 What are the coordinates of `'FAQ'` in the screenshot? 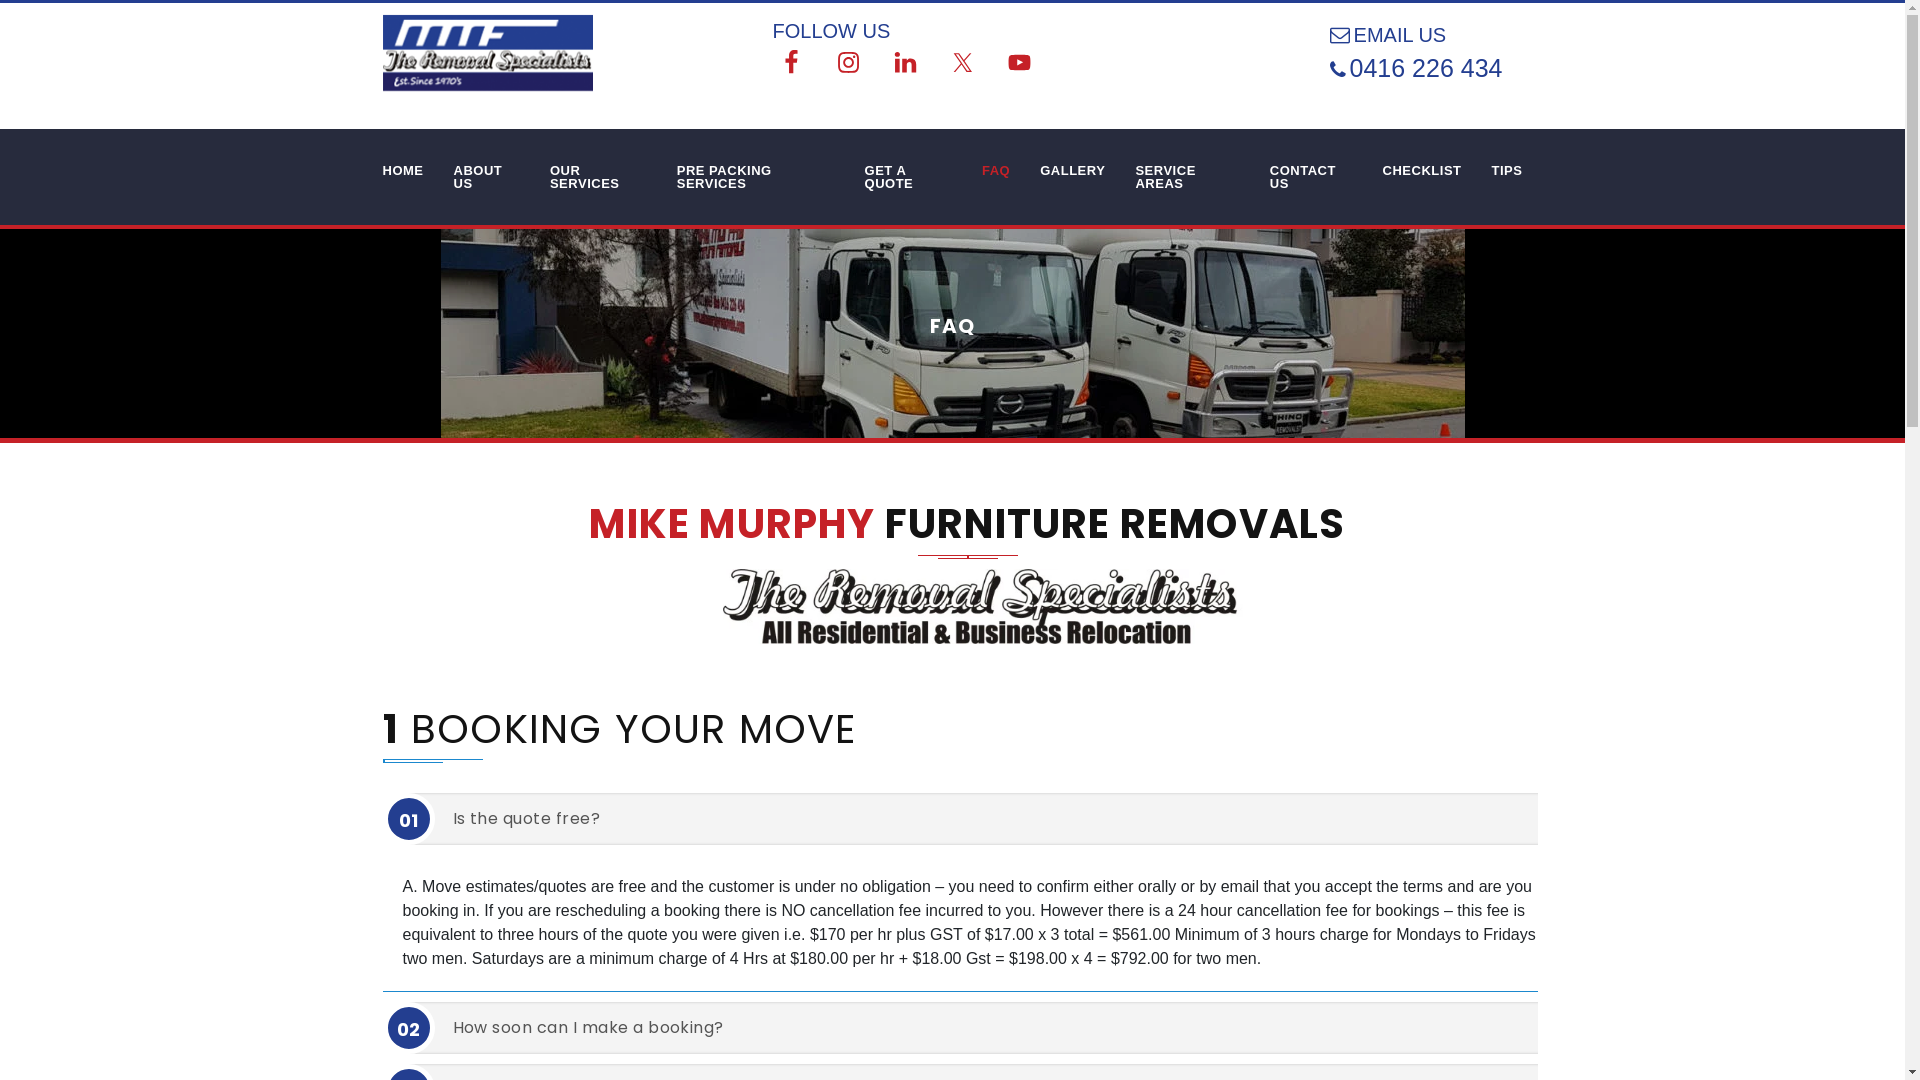 It's located at (996, 169).